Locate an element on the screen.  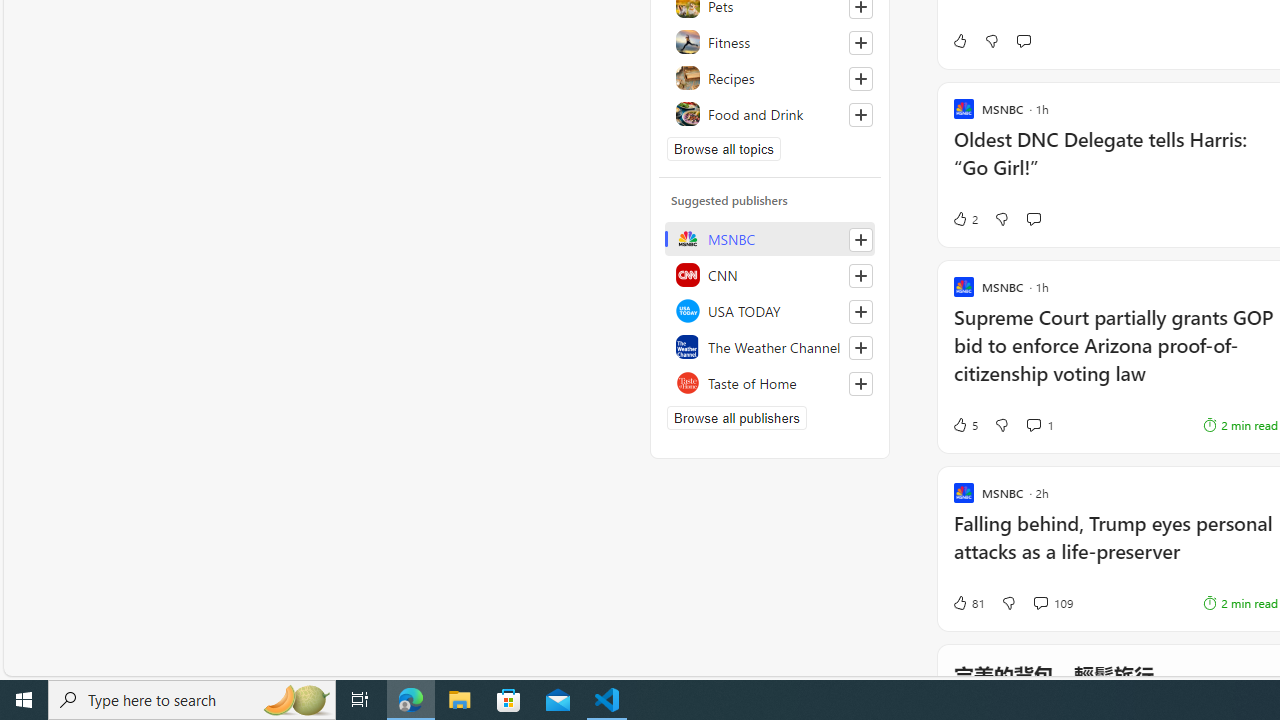
'Taste of Home' is located at coordinates (769, 383).